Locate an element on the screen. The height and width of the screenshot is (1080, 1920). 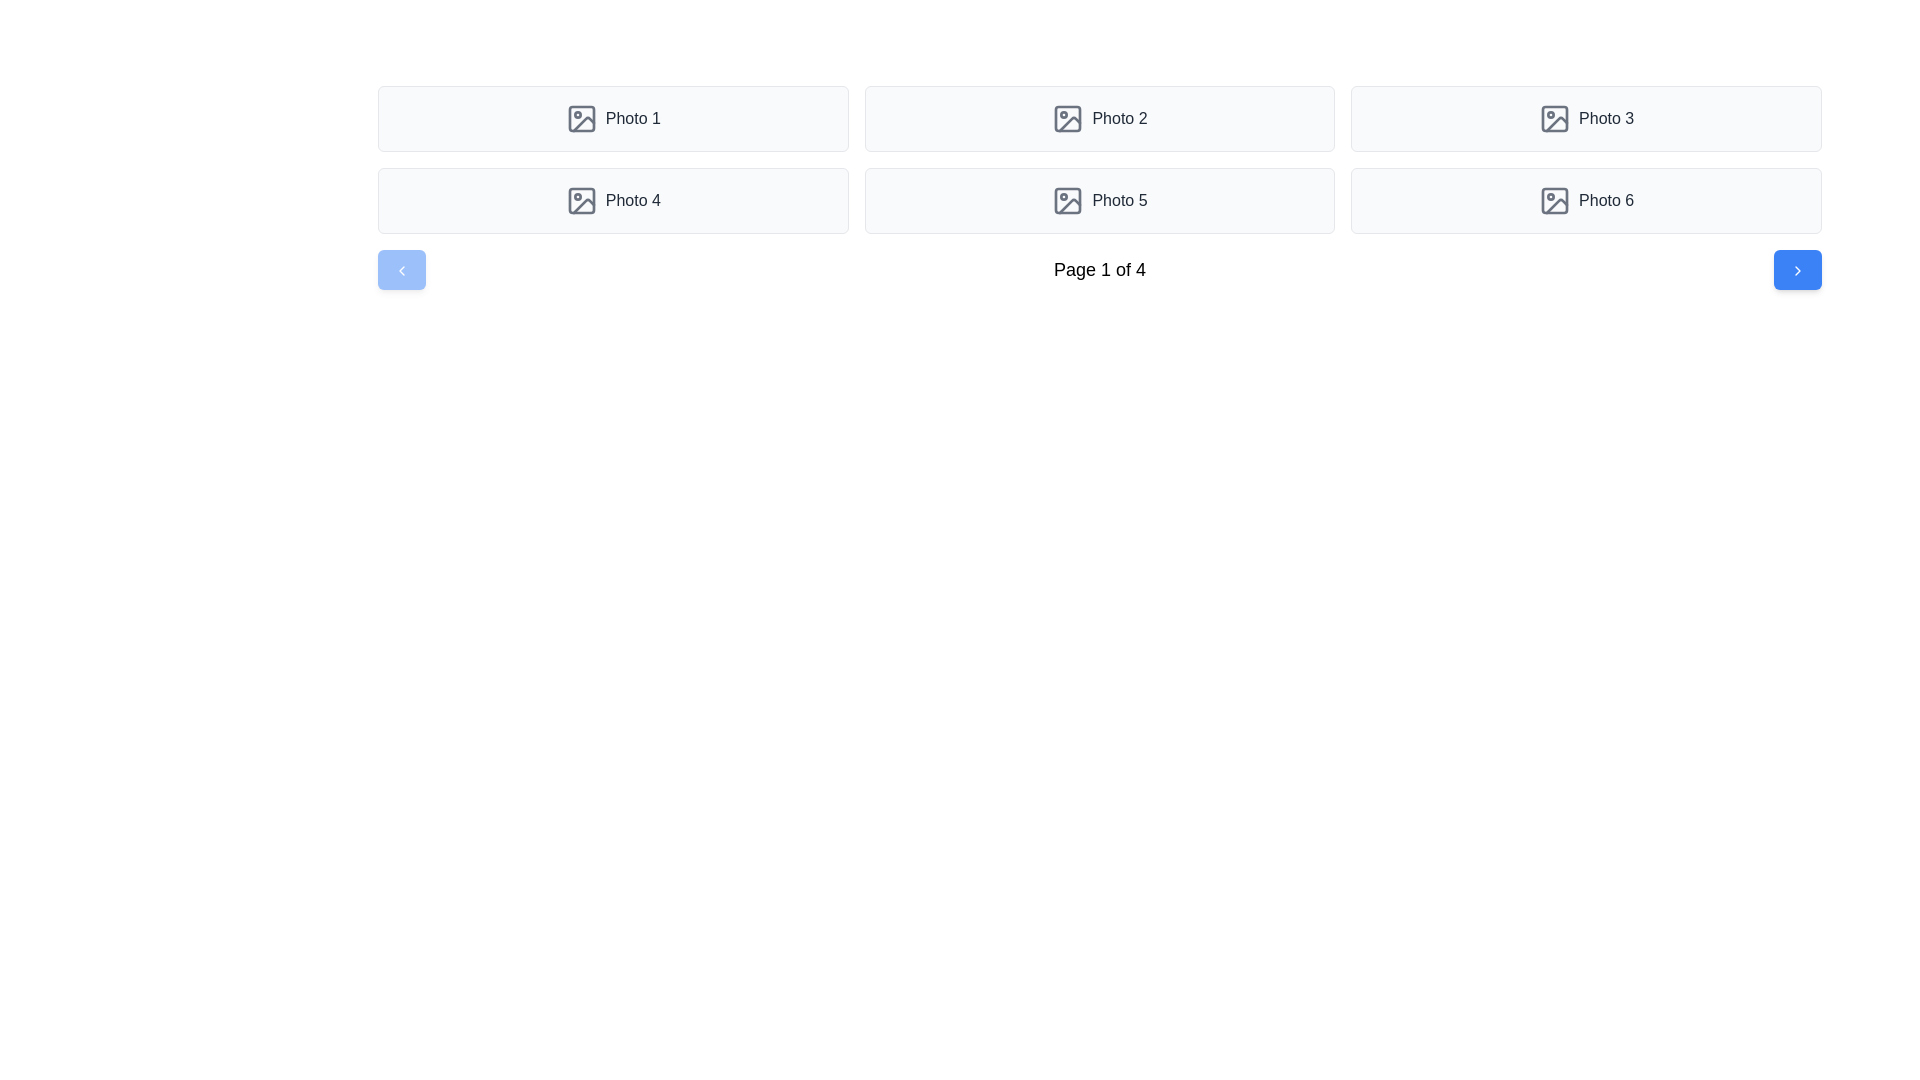
the small square with rounded edges in the photo icon for 'Photo 1', located in the first cell of the grid is located at coordinates (580, 119).